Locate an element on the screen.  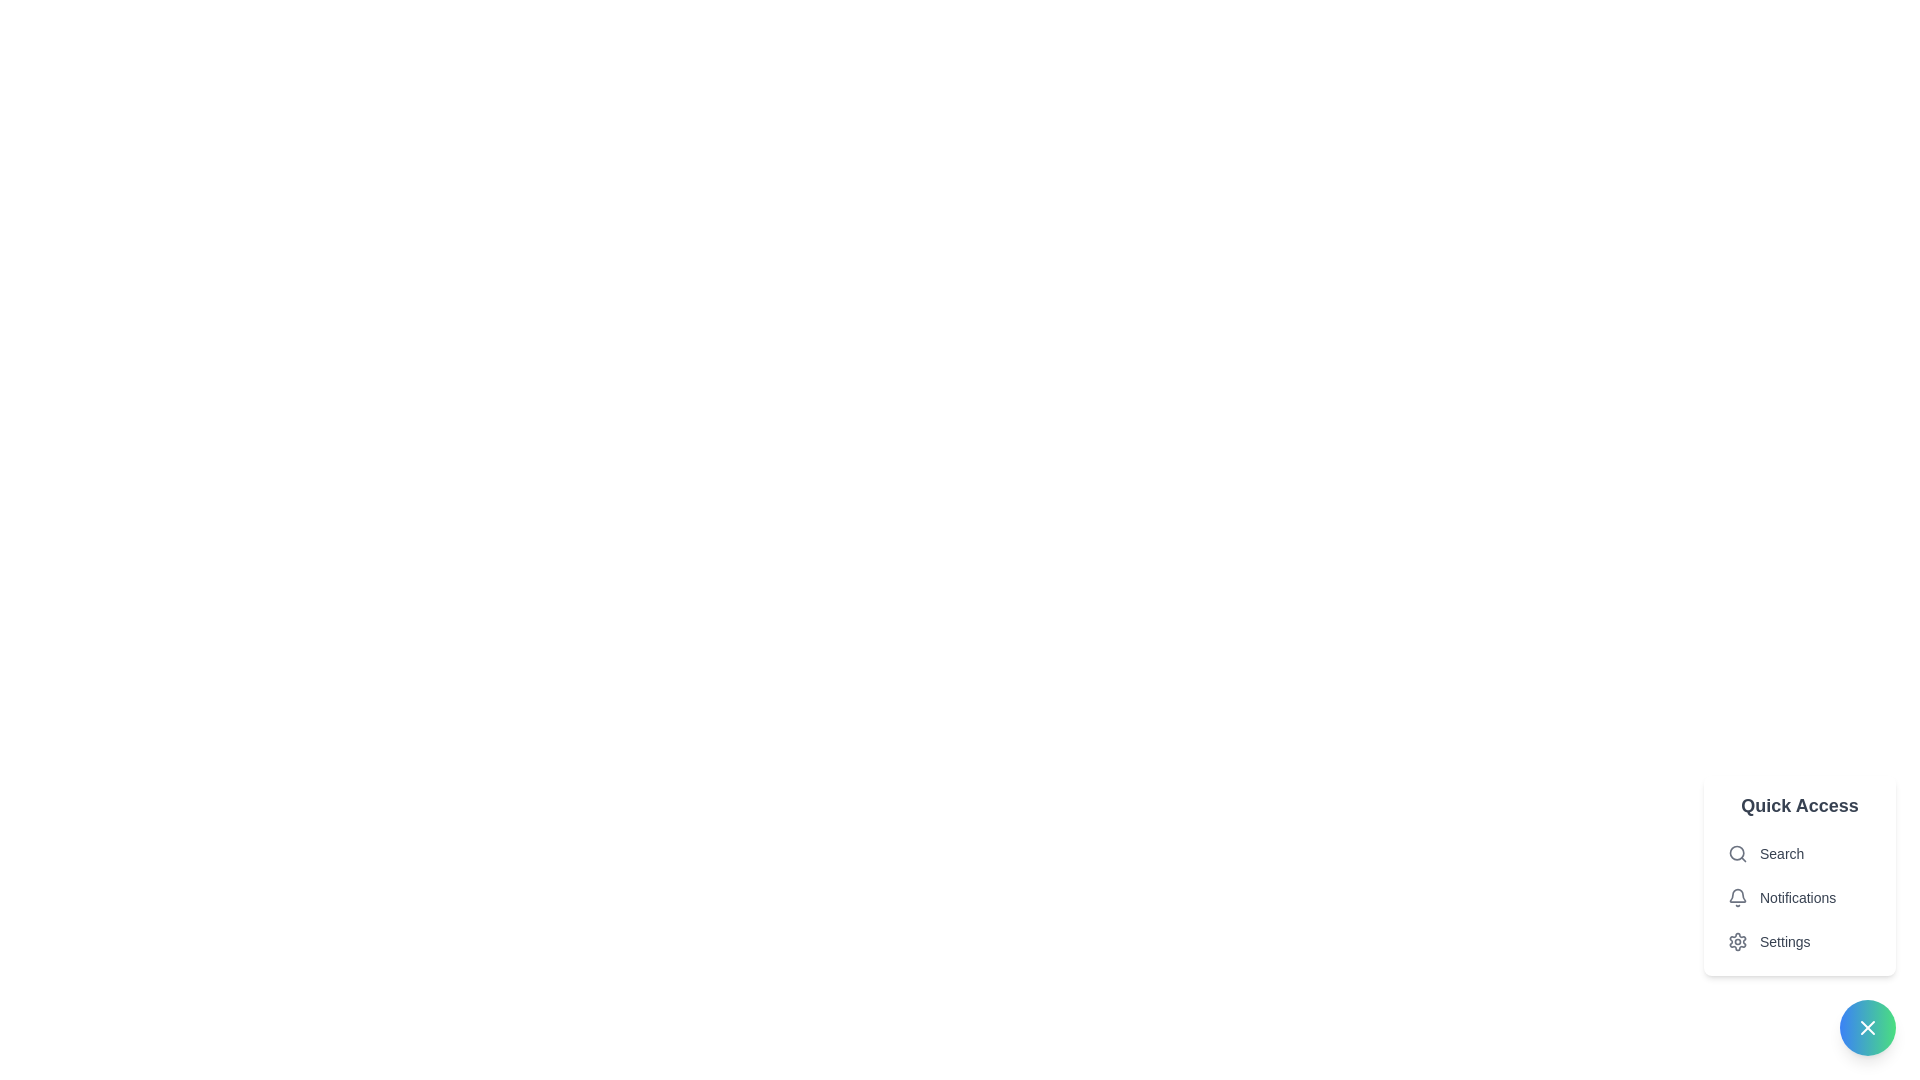
the gear-shaped icon button in light gray, located in the quick access menu is located at coordinates (1736, 941).